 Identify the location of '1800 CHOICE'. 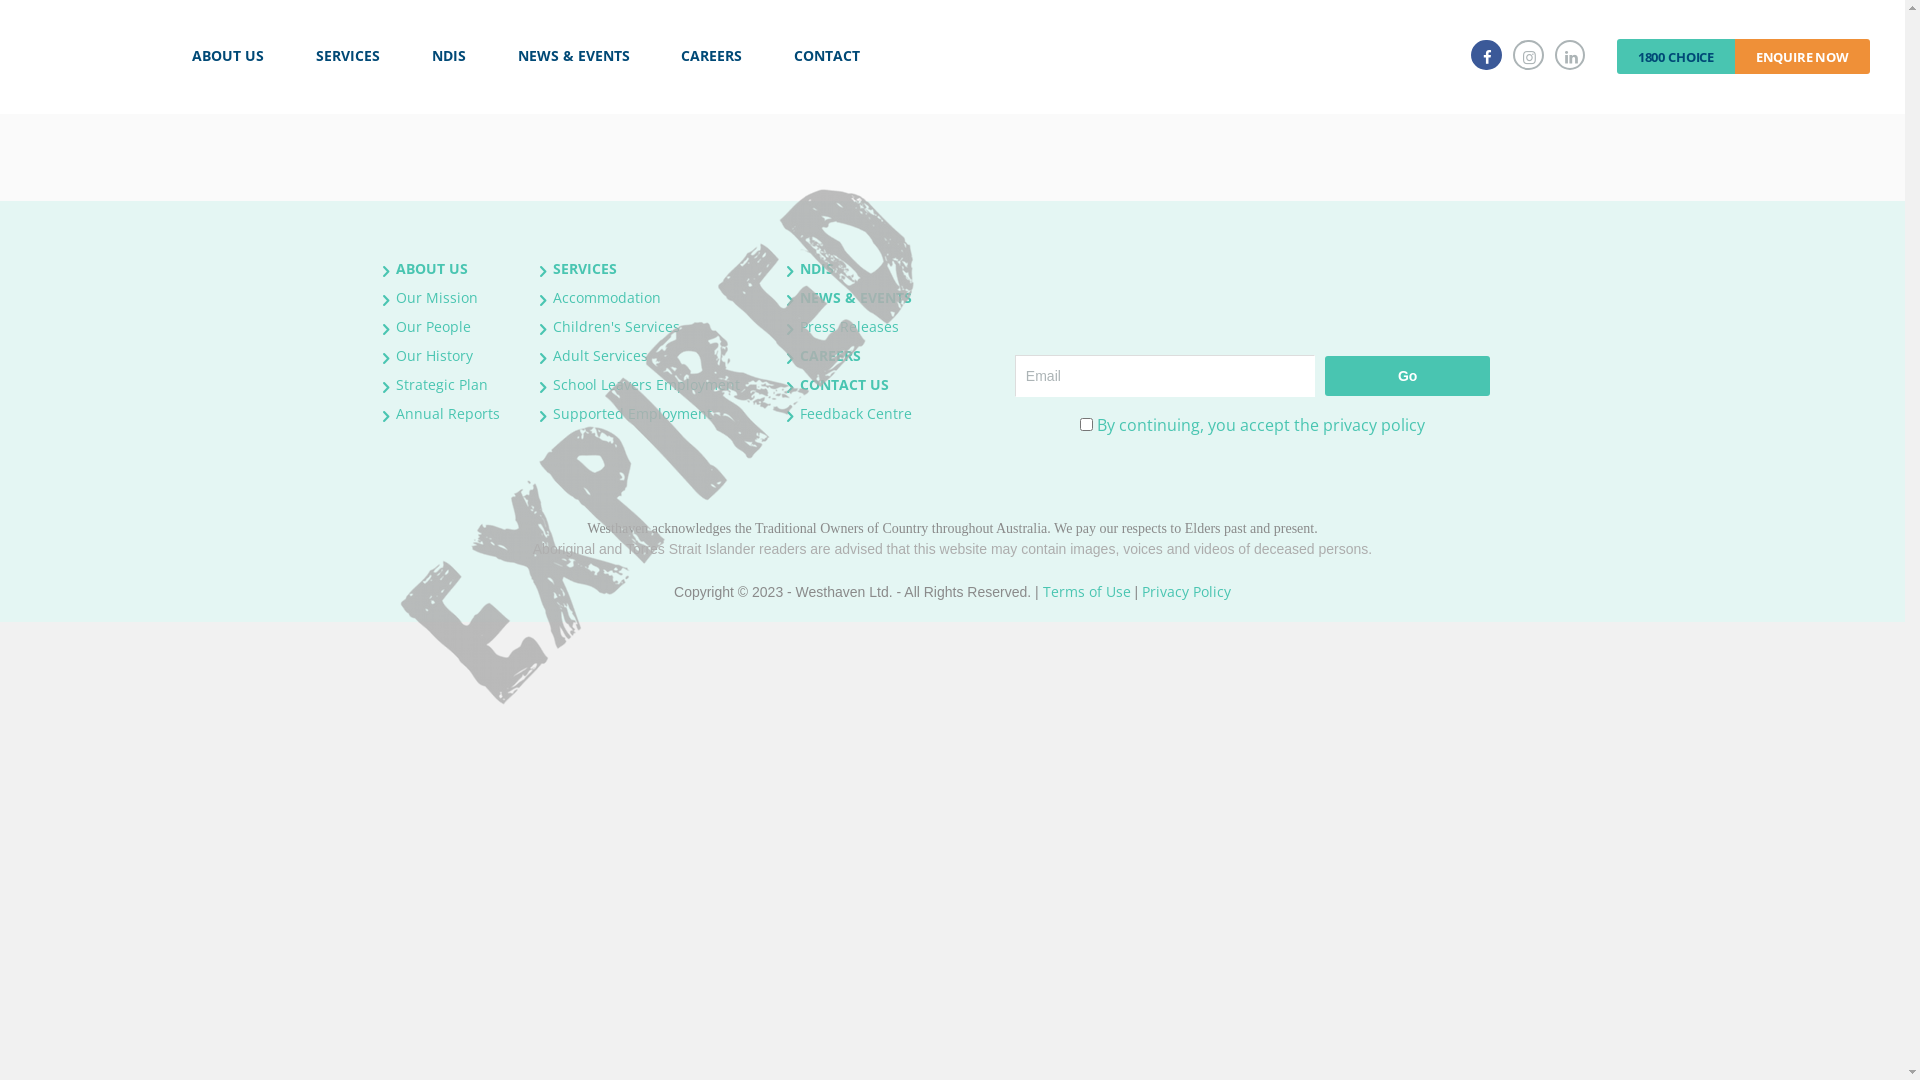
(1617, 55).